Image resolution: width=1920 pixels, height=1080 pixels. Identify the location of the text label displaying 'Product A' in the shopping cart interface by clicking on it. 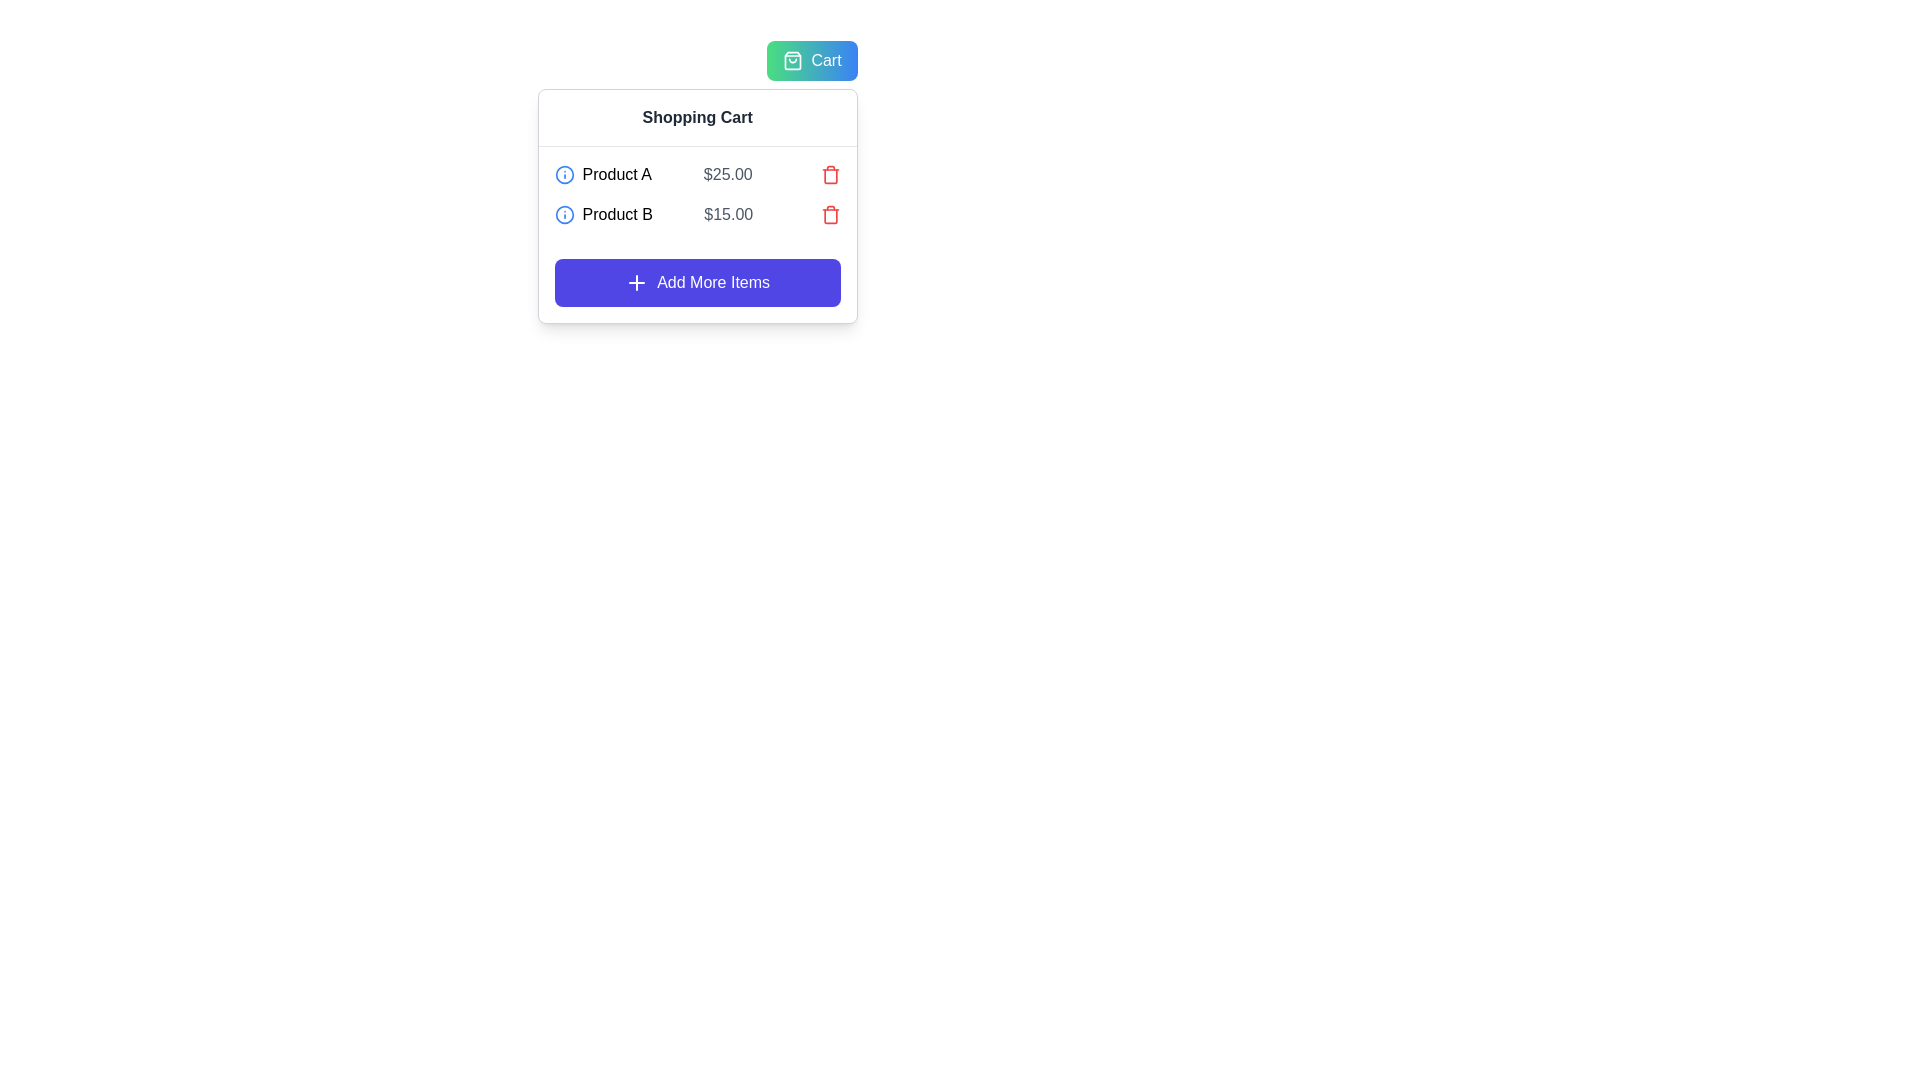
(616, 173).